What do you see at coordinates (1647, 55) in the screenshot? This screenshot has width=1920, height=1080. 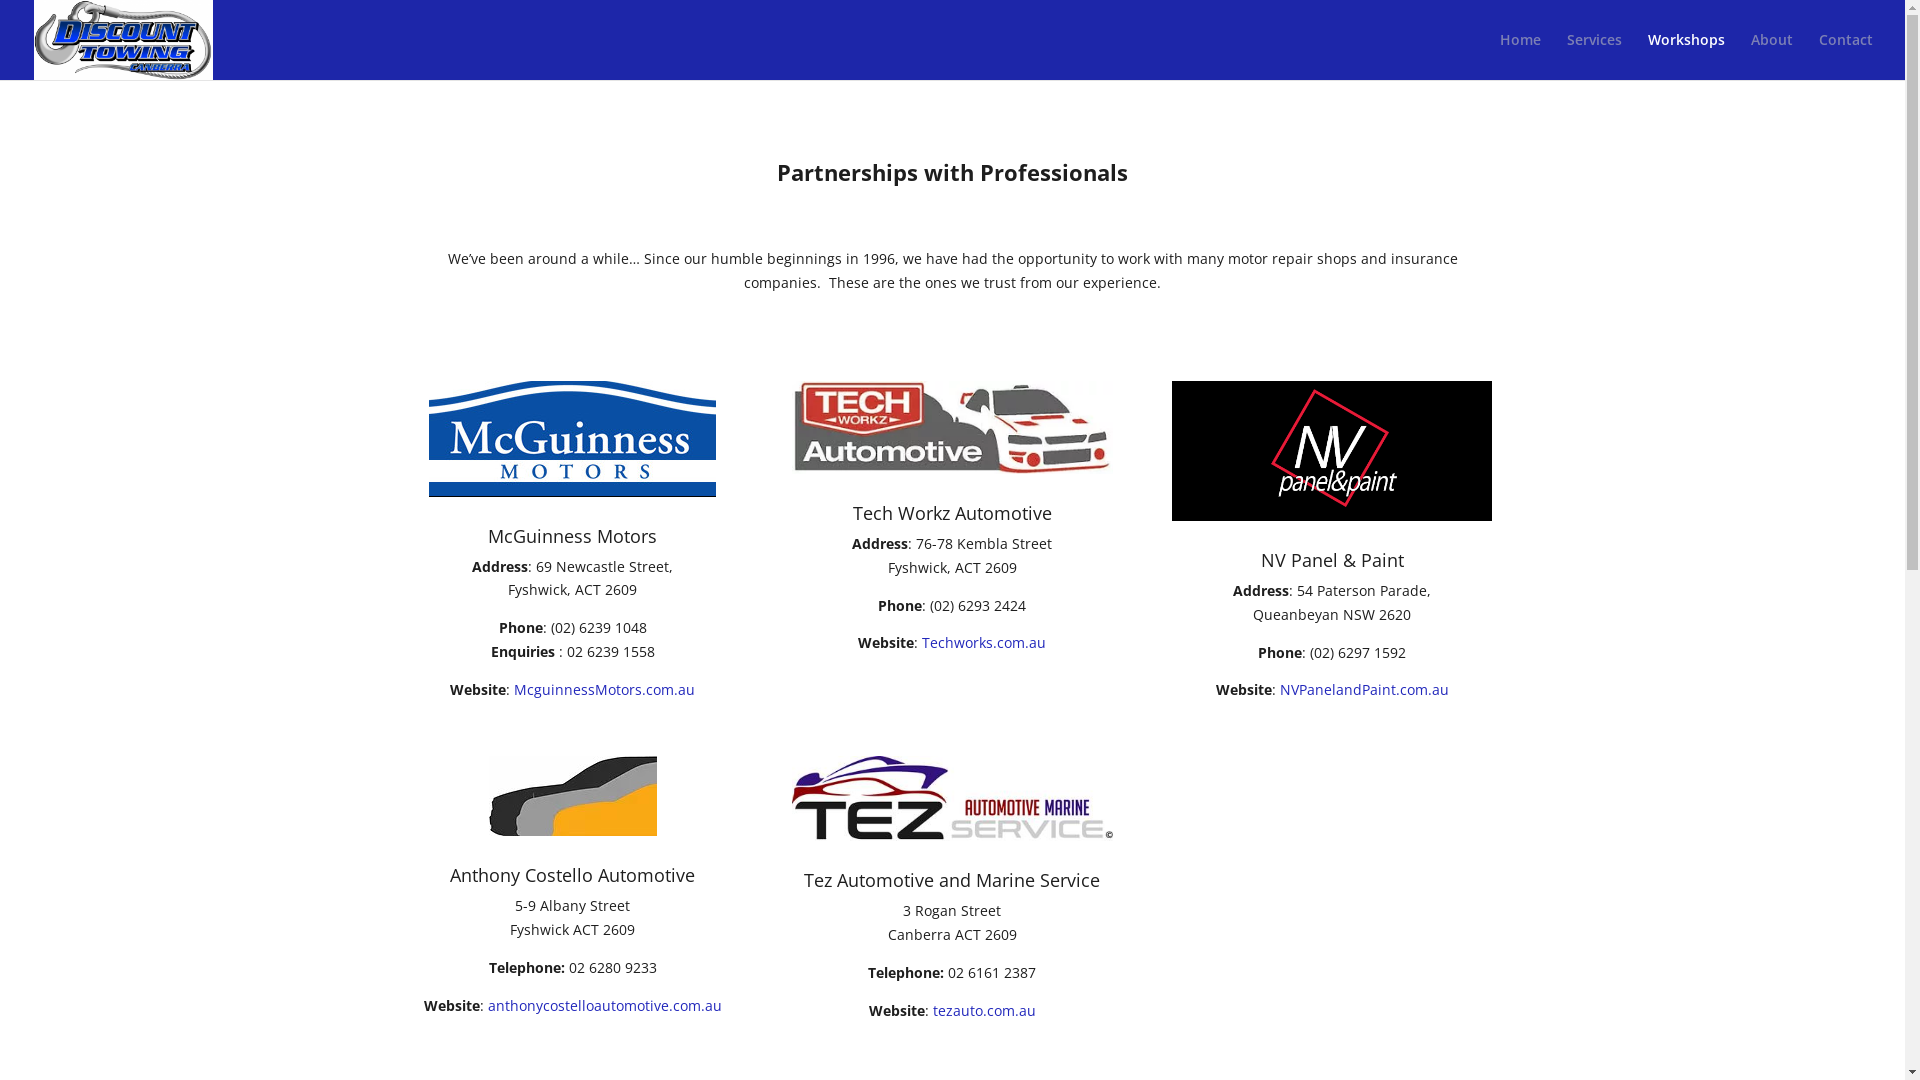 I see `'Workshops'` at bounding box center [1647, 55].